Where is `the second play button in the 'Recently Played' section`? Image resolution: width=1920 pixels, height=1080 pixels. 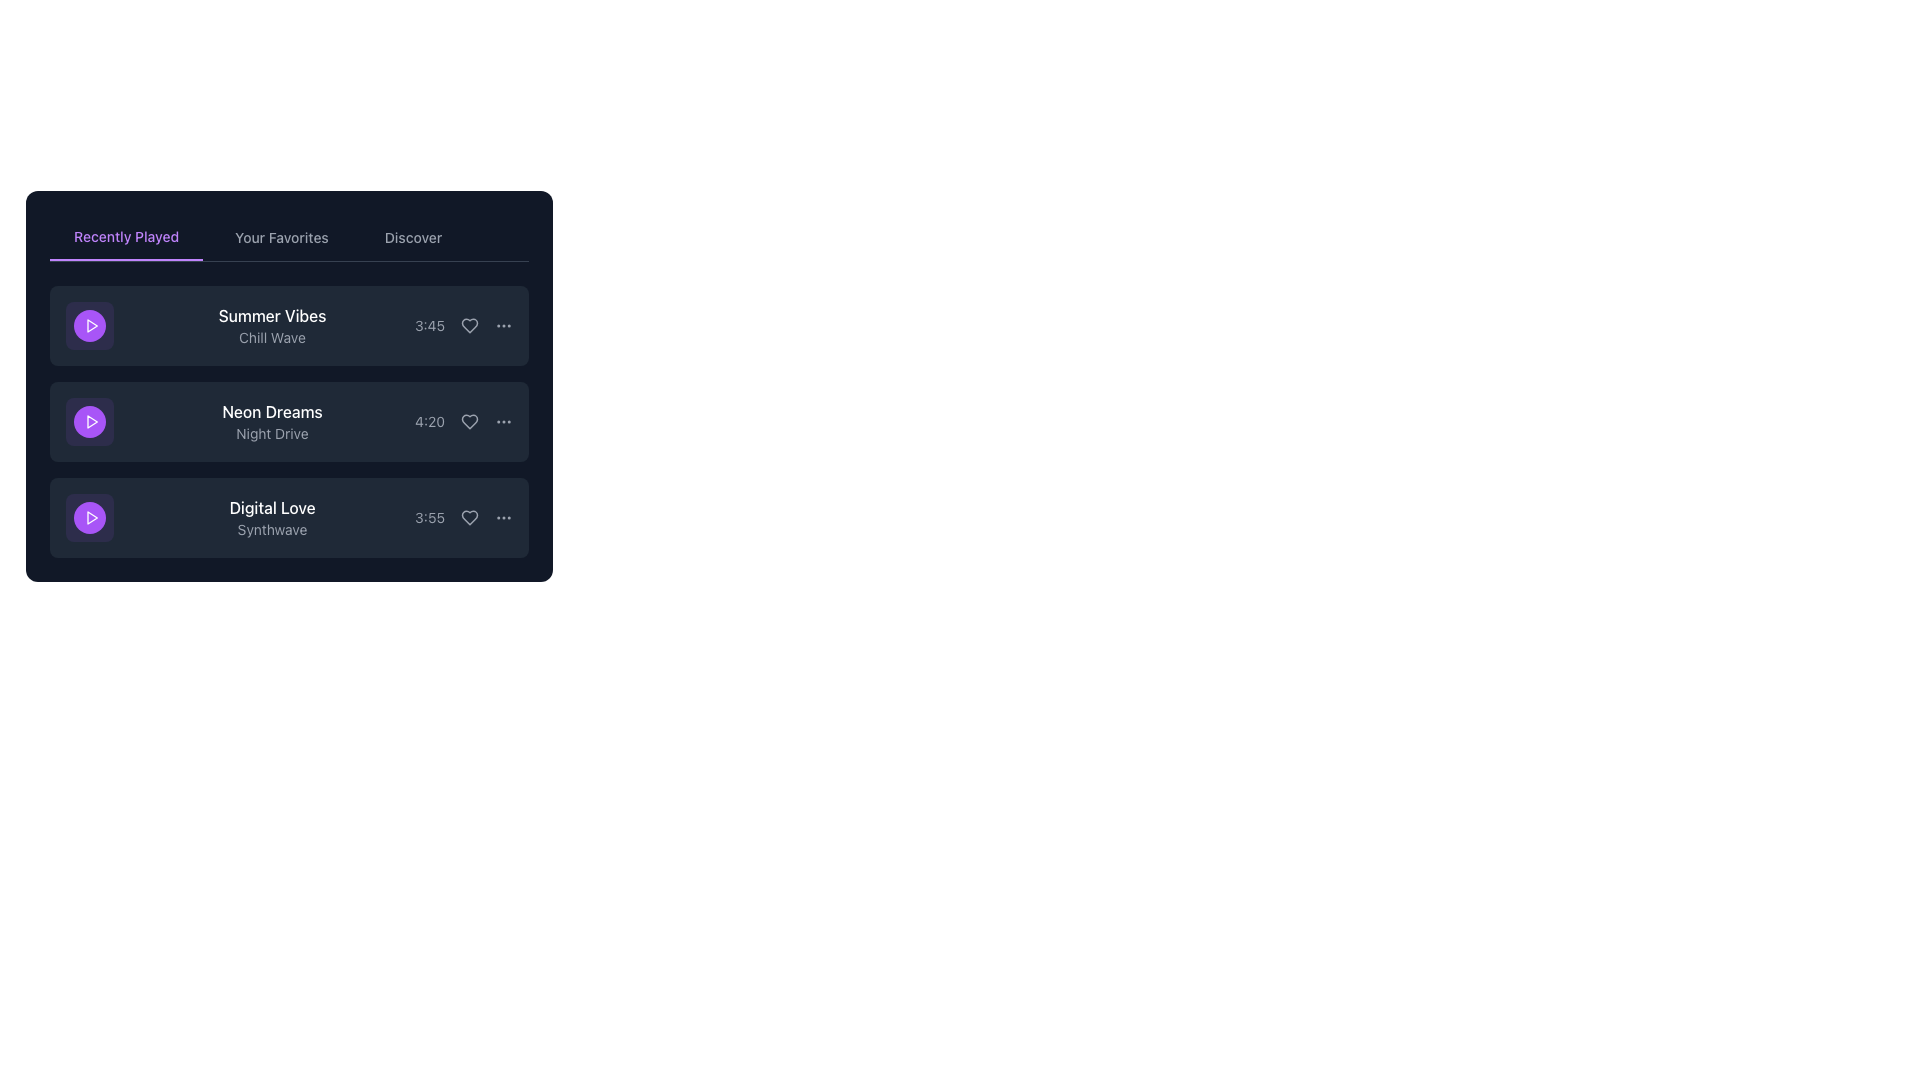
the second play button in the 'Recently Played' section is located at coordinates (90, 420).